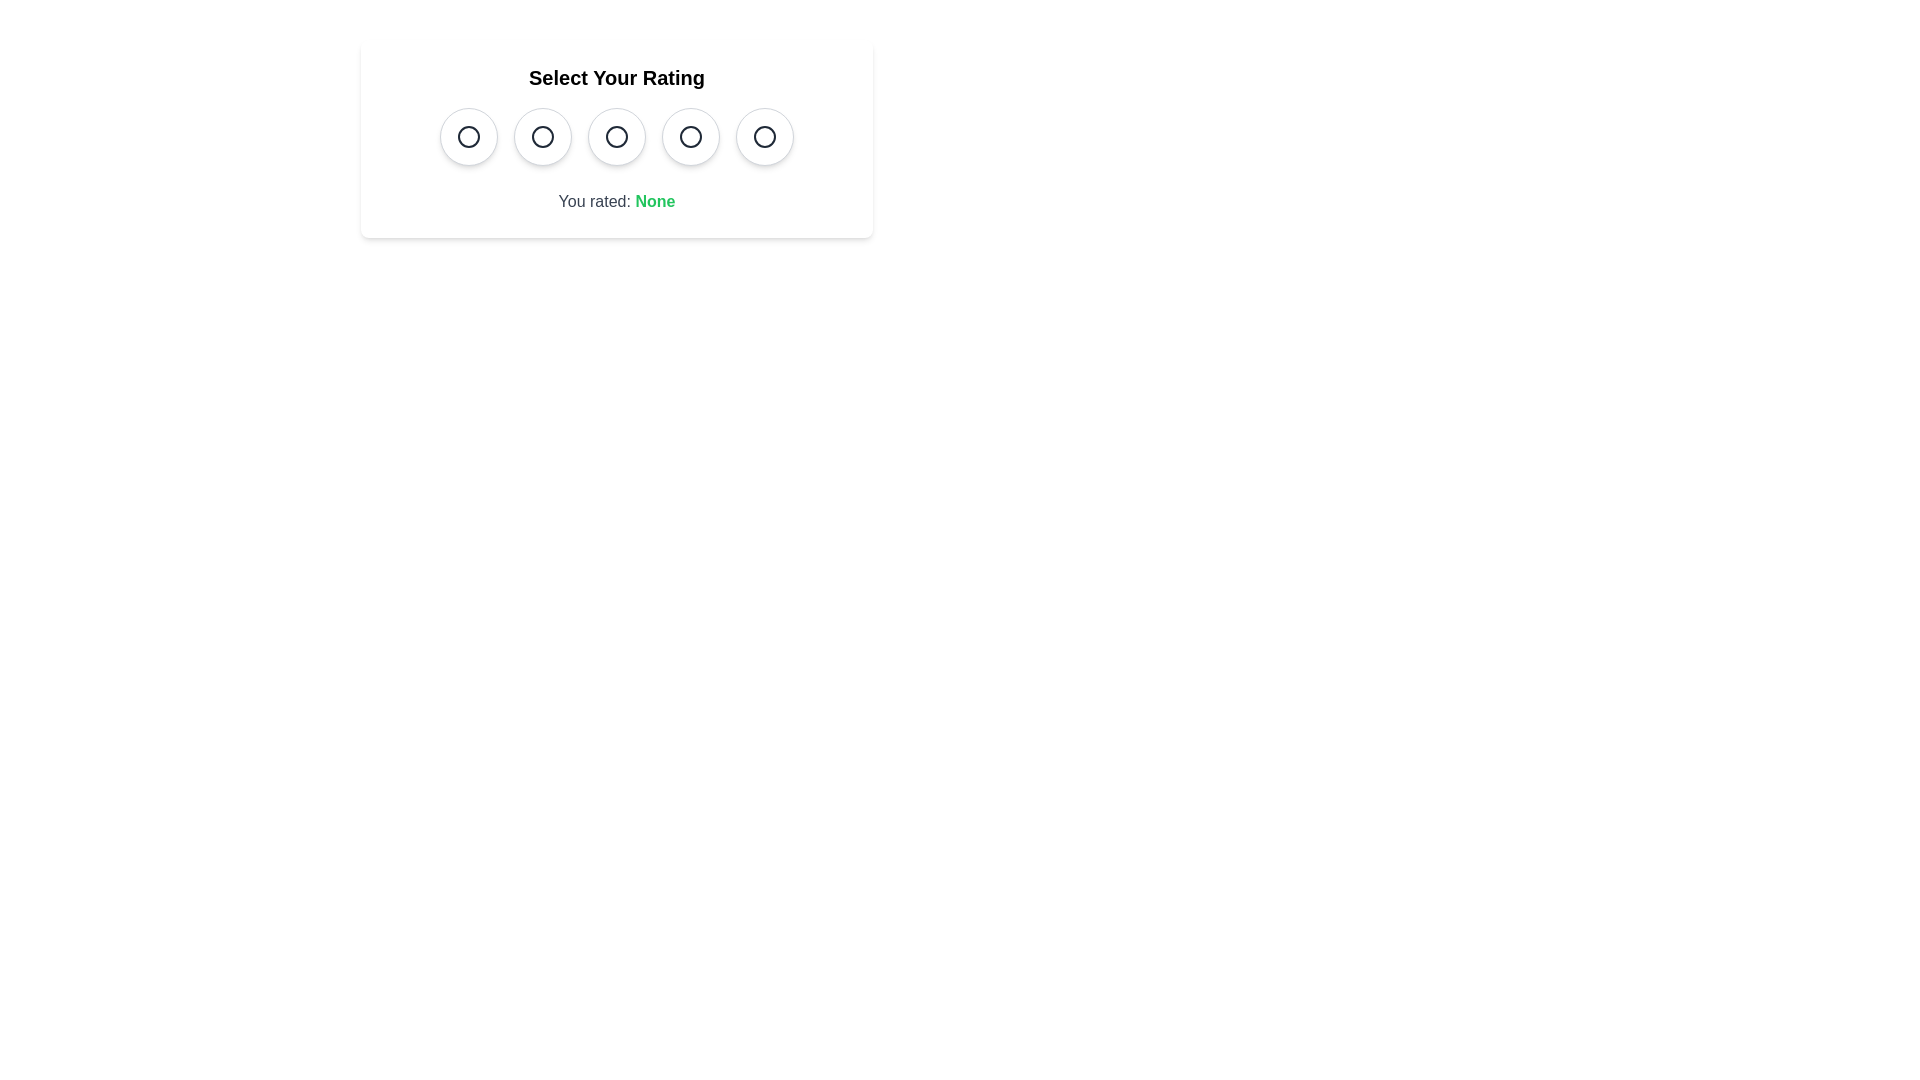  What do you see at coordinates (763, 136) in the screenshot?
I see `button corresponding to the rating 5` at bounding box center [763, 136].